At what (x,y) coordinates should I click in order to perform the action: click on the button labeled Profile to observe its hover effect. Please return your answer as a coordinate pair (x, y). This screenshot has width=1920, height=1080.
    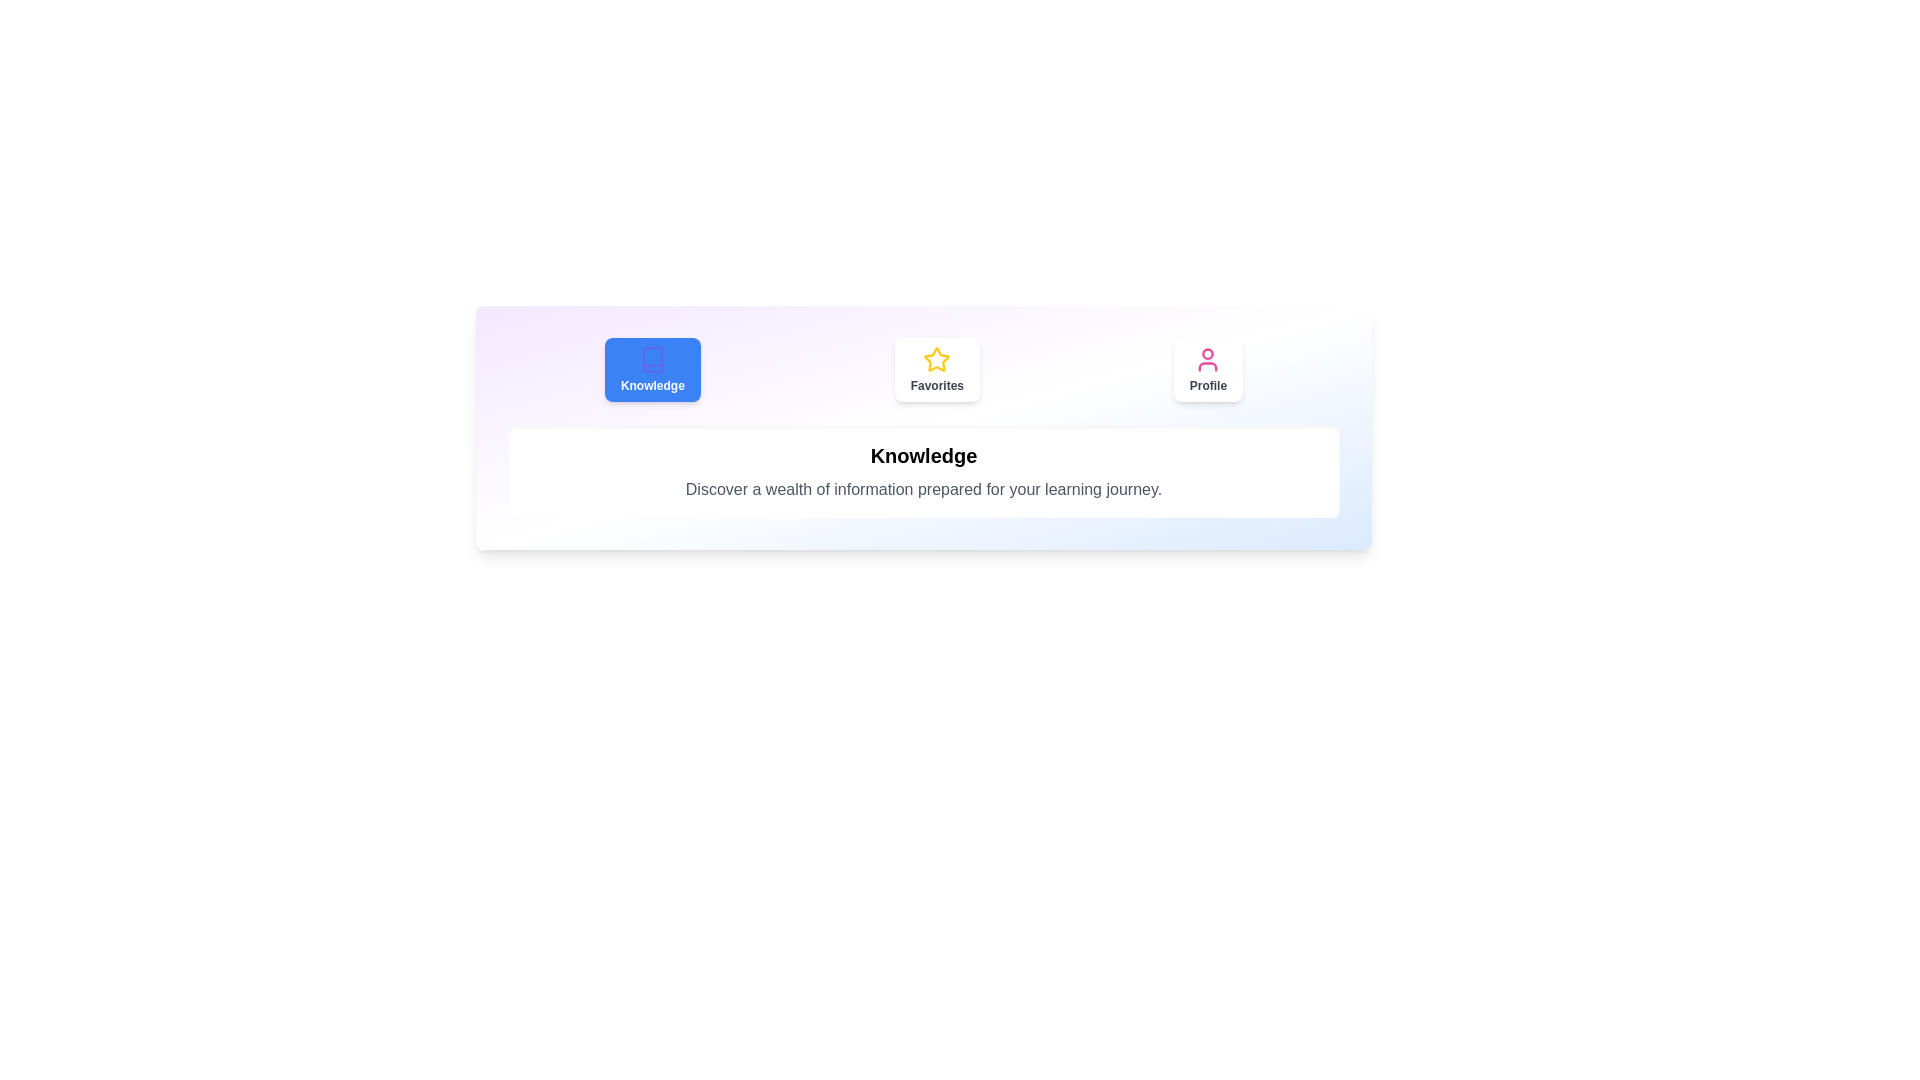
    Looking at the image, I should click on (1207, 370).